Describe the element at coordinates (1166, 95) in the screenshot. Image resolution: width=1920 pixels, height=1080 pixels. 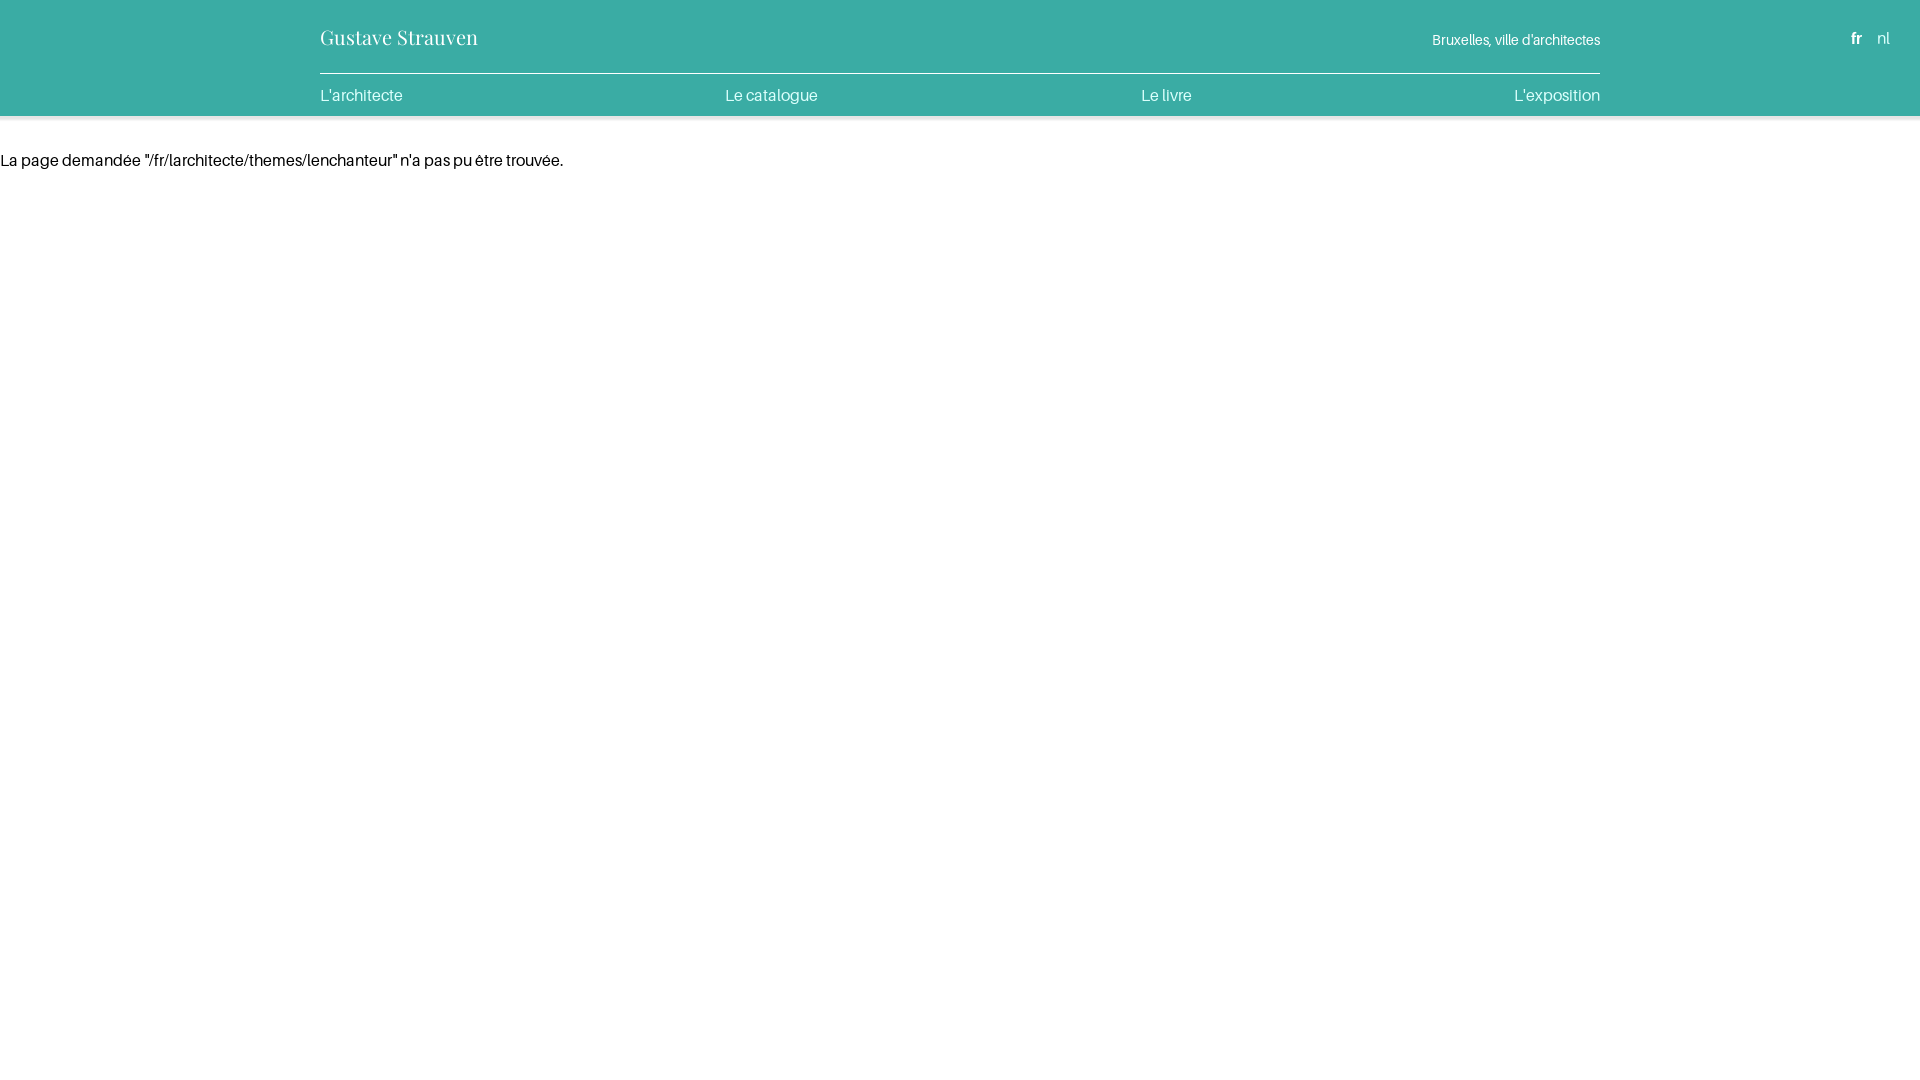
I see `'Le livre'` at that location.